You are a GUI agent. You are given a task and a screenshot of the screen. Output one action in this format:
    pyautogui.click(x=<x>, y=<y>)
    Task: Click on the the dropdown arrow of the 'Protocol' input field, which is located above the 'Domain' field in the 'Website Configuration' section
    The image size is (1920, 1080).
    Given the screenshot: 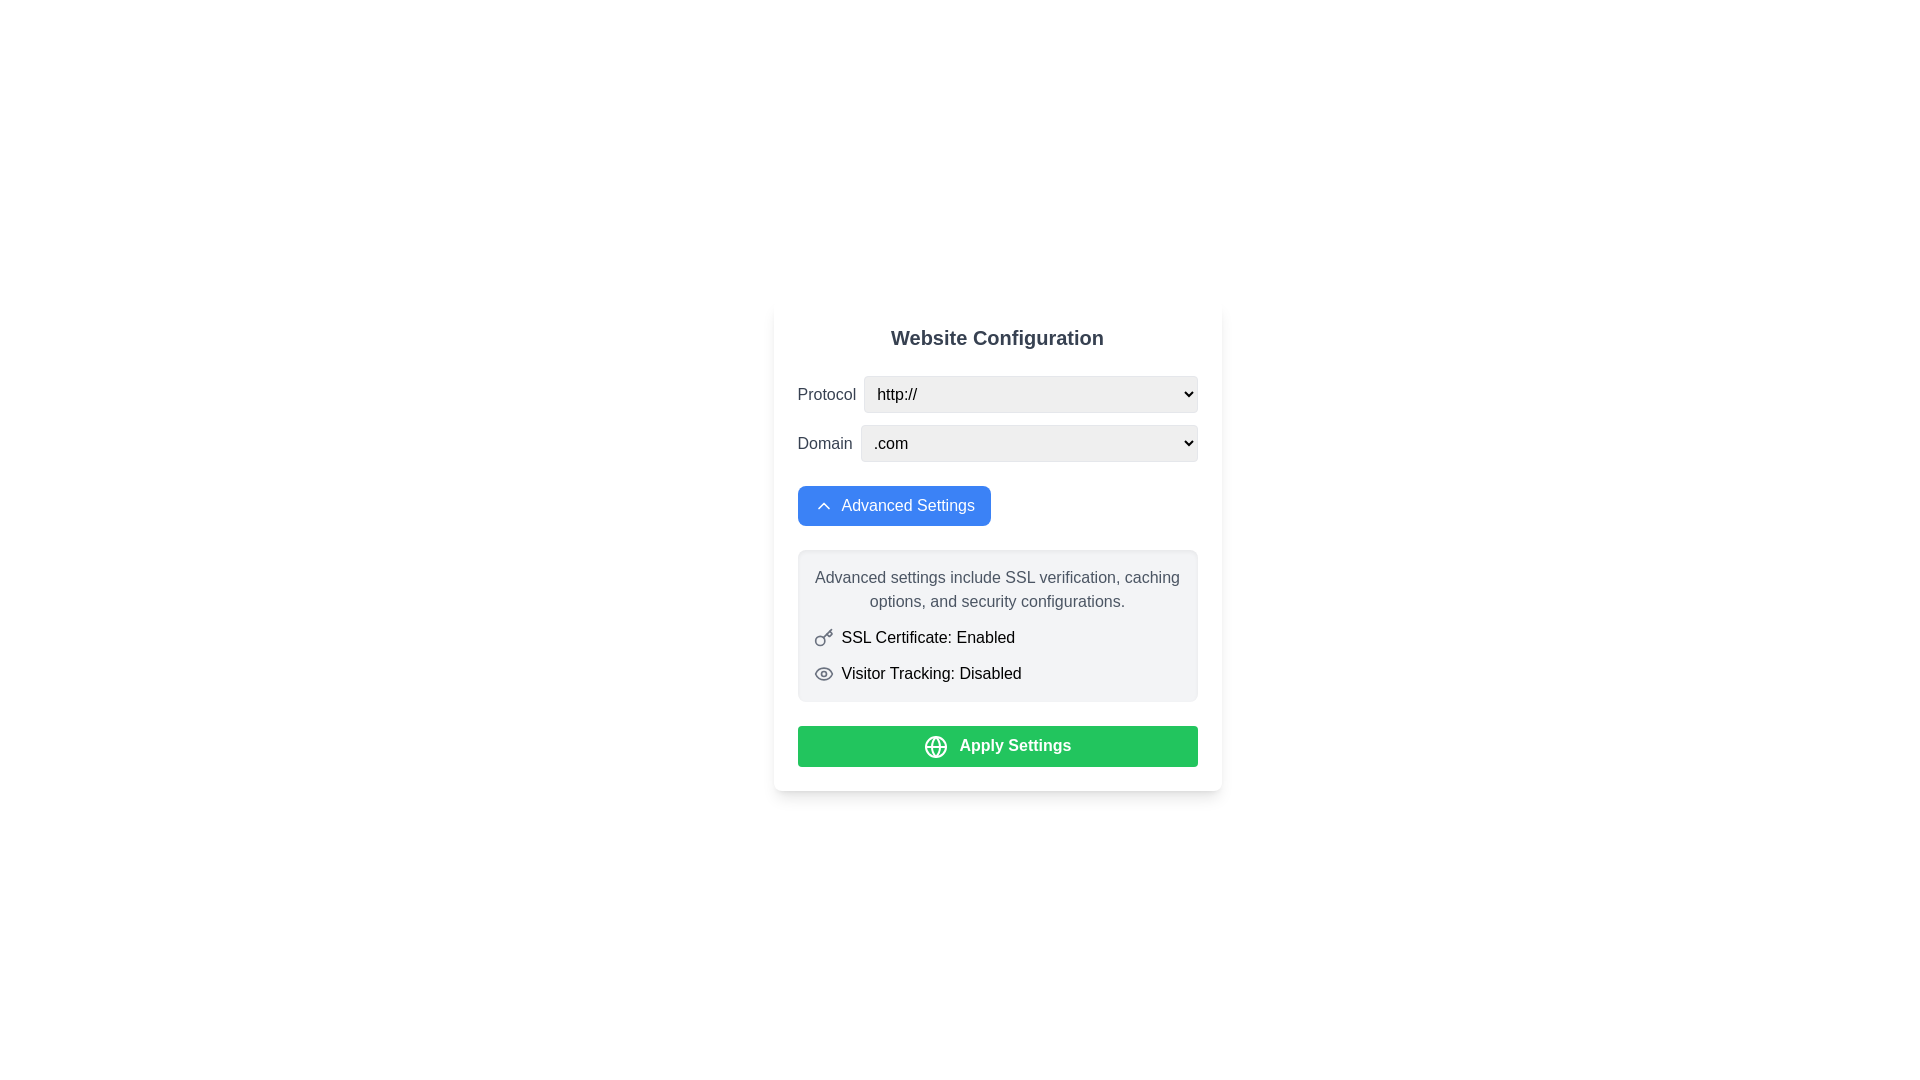 What is the action you would take?
    pyautogui.click(x=997, y=394)
    